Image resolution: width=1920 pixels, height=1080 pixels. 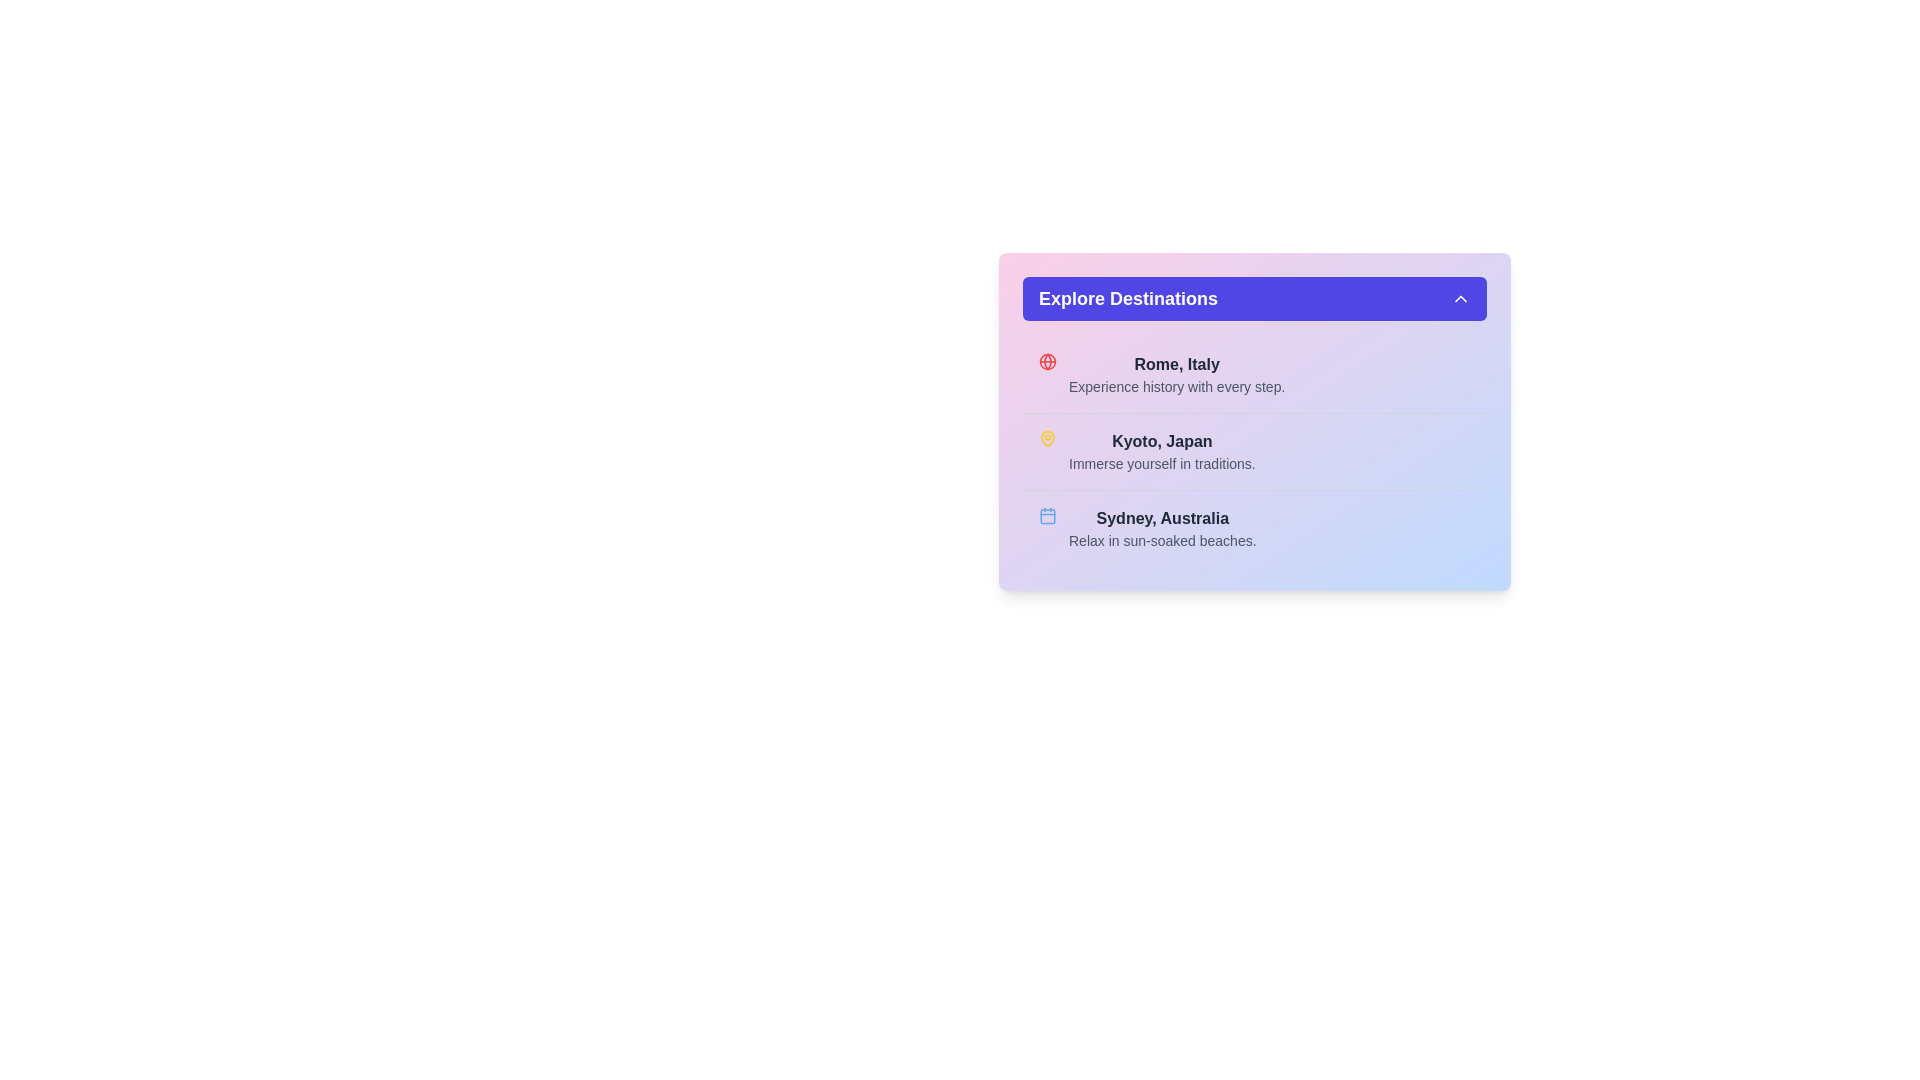 What do you see at coordinates (1253, 451) in the screenshot?
I see `the second item in the list that highlights Kyoto as a destination` at bounding box center [1253, 451].